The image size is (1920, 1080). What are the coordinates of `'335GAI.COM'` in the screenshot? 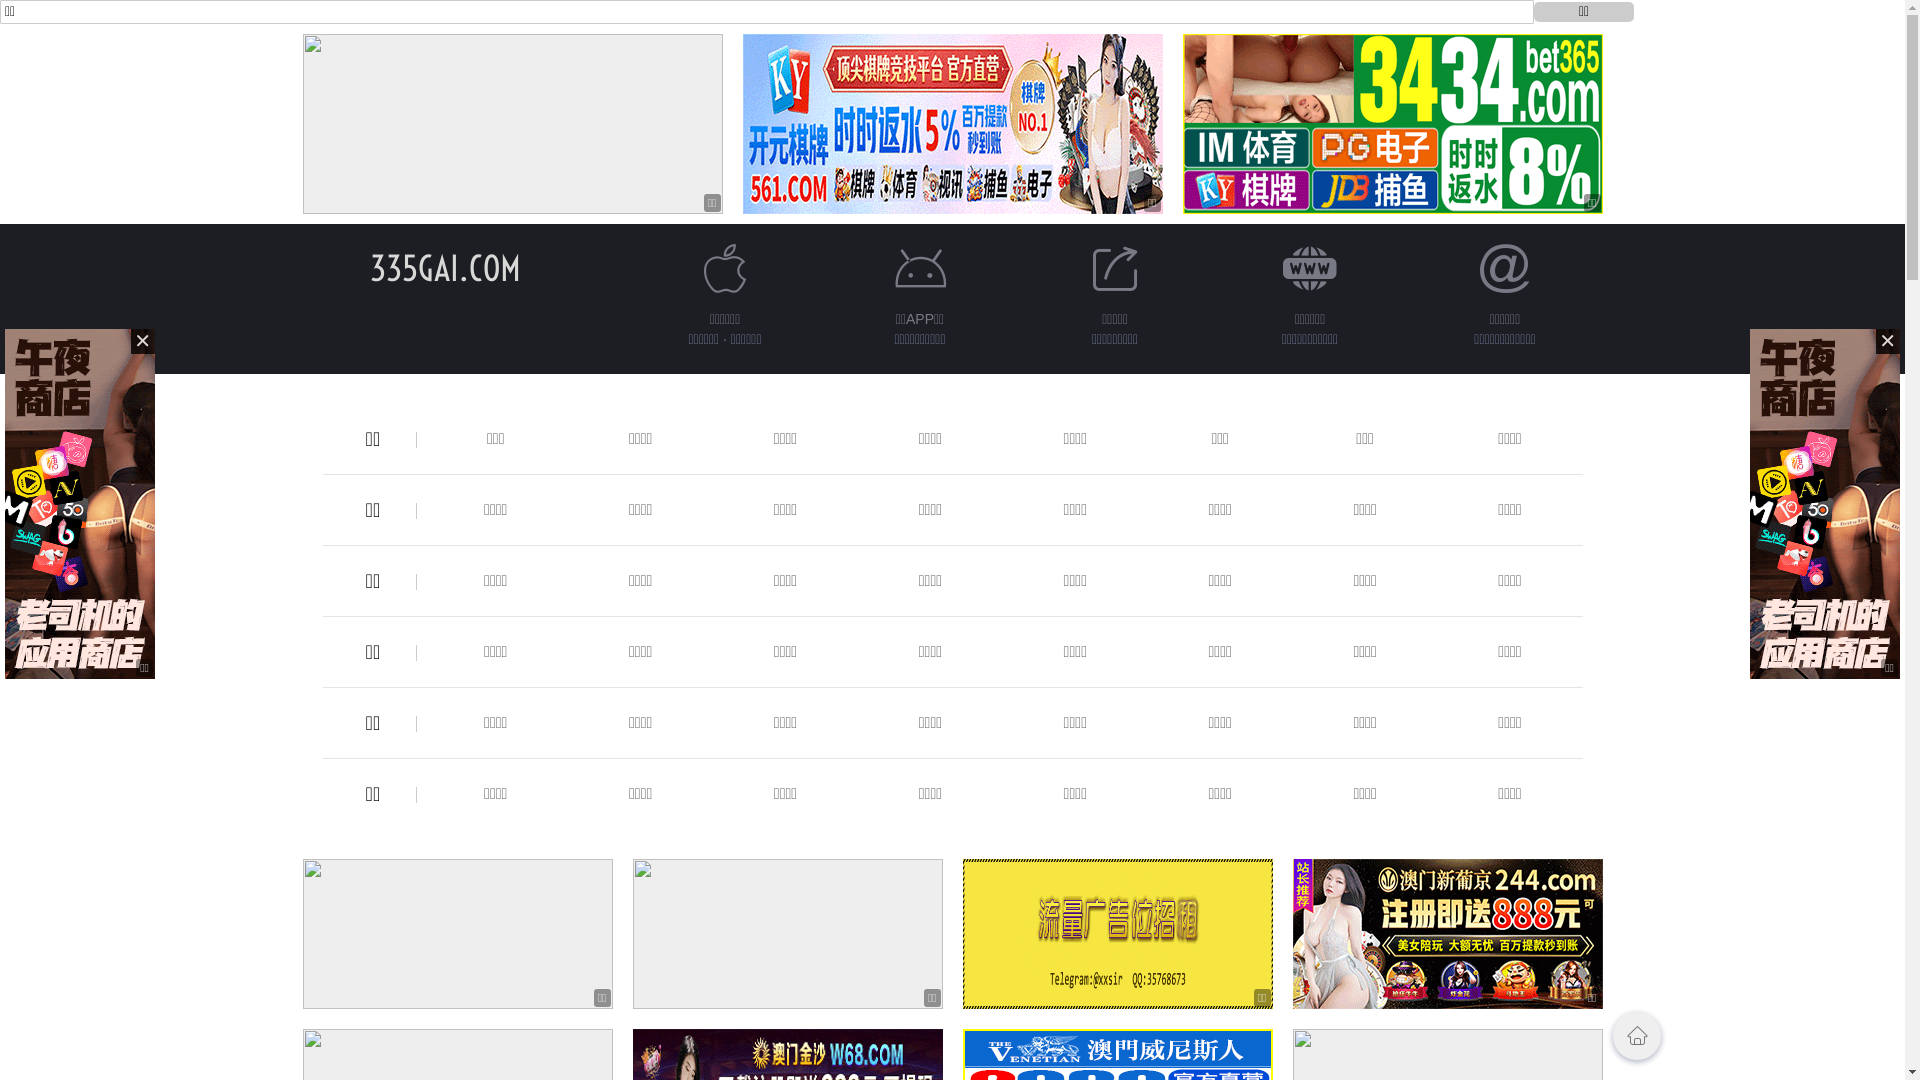 It's located at (369, 267).